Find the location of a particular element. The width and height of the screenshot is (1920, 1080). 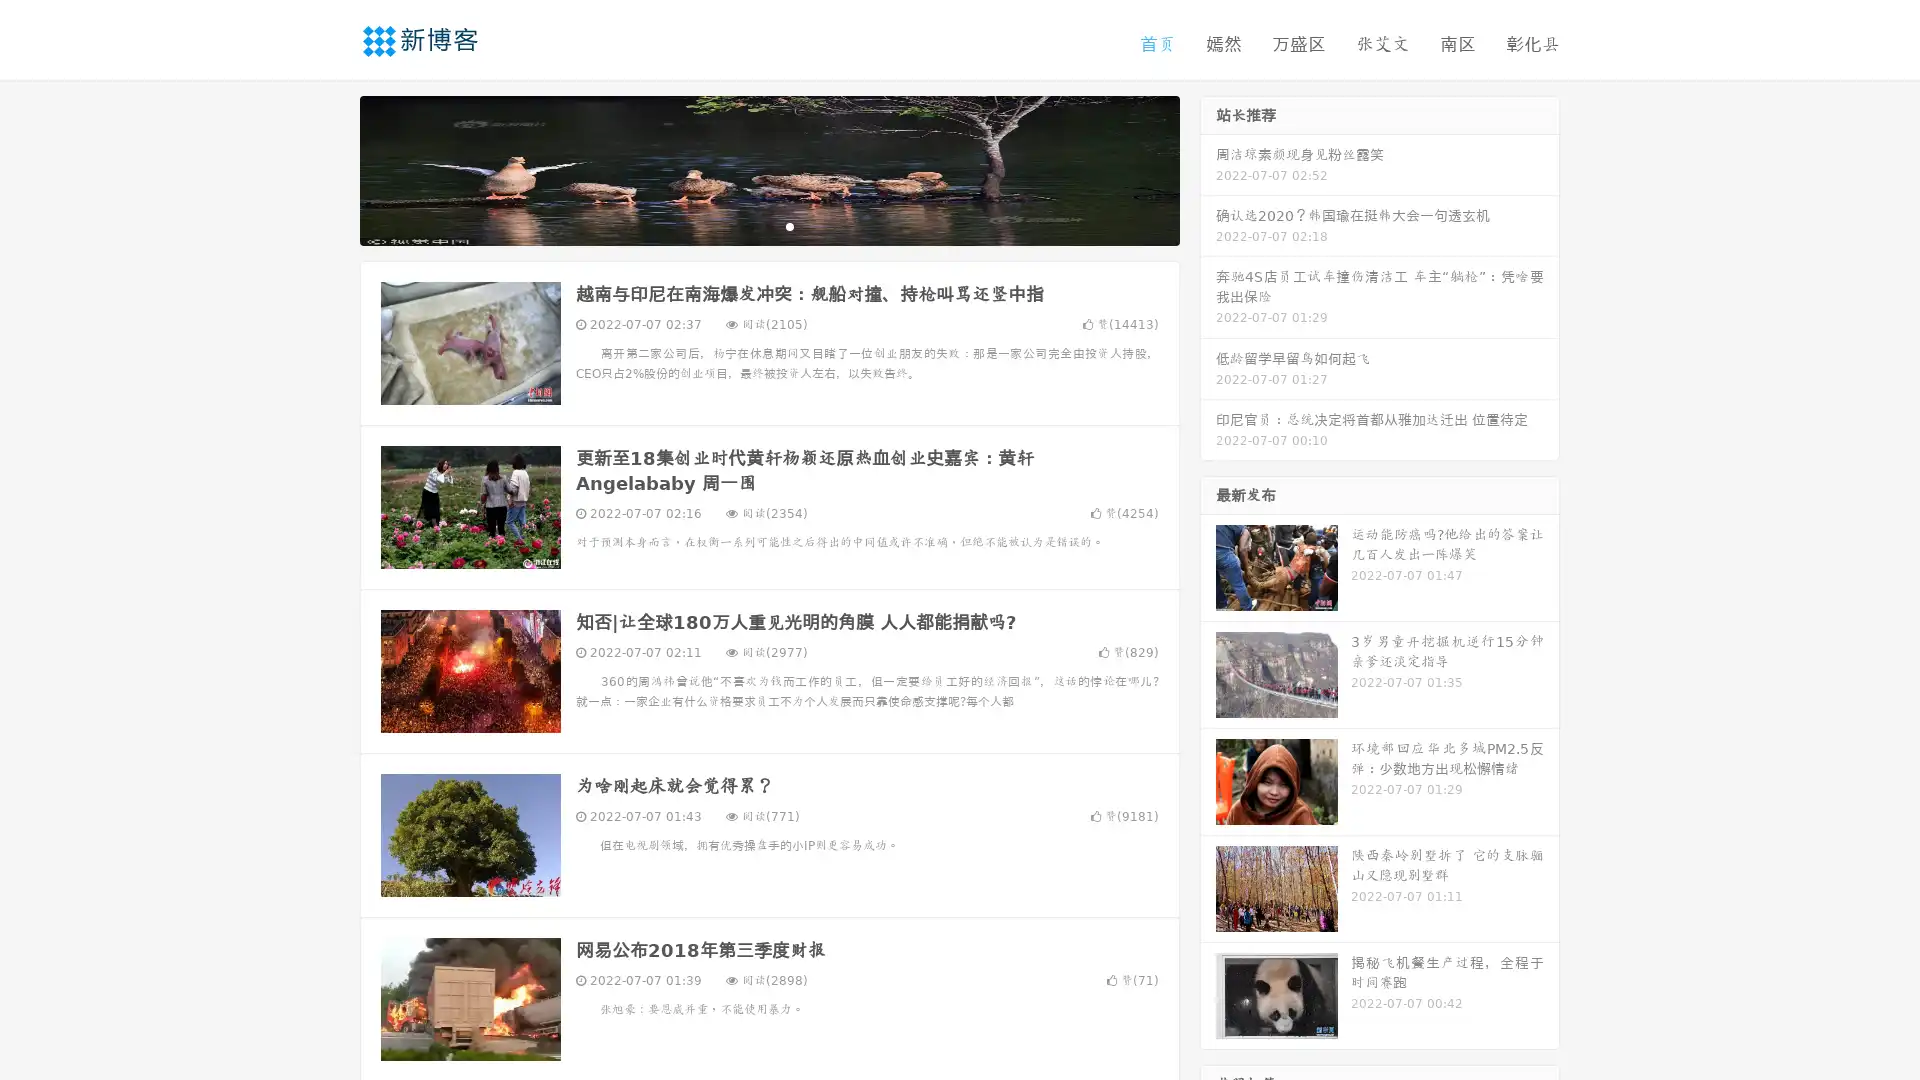

Go to slide 2 is located at coordinates (768, 225).